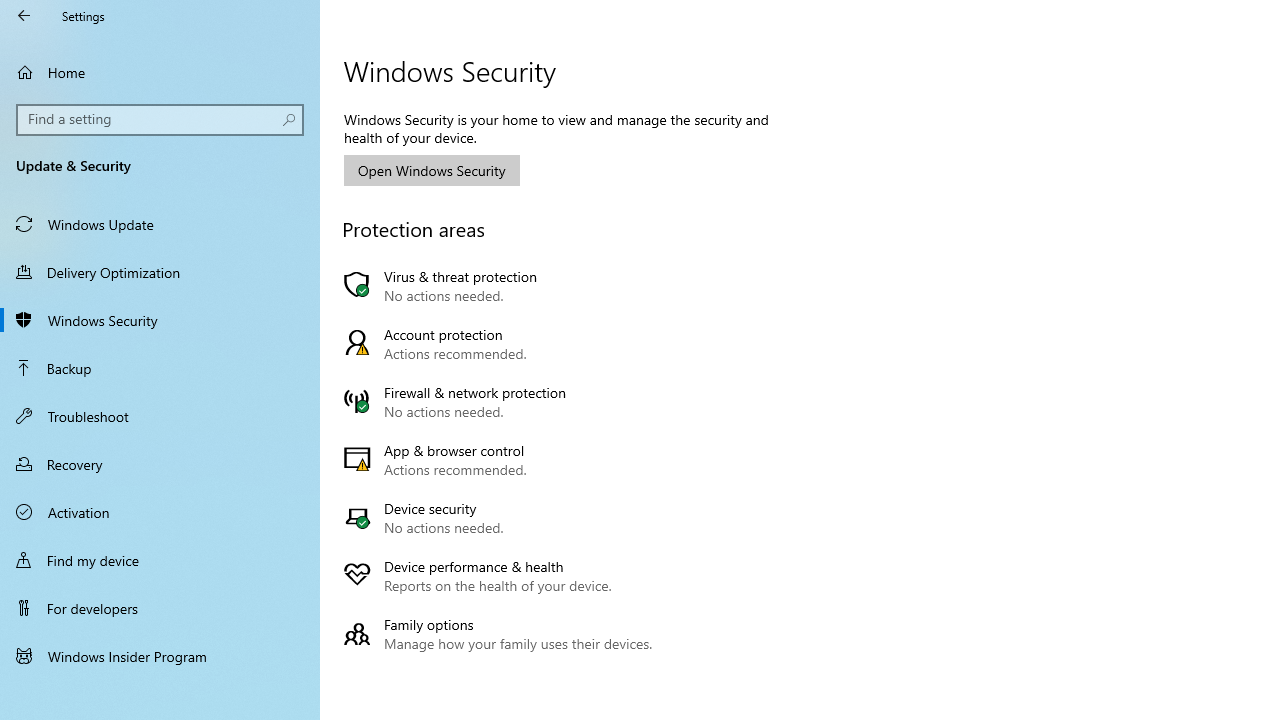  Describe the element at coordinates (160, 655) in the screenshot. I see `'Windows Insider Program'` at that location.